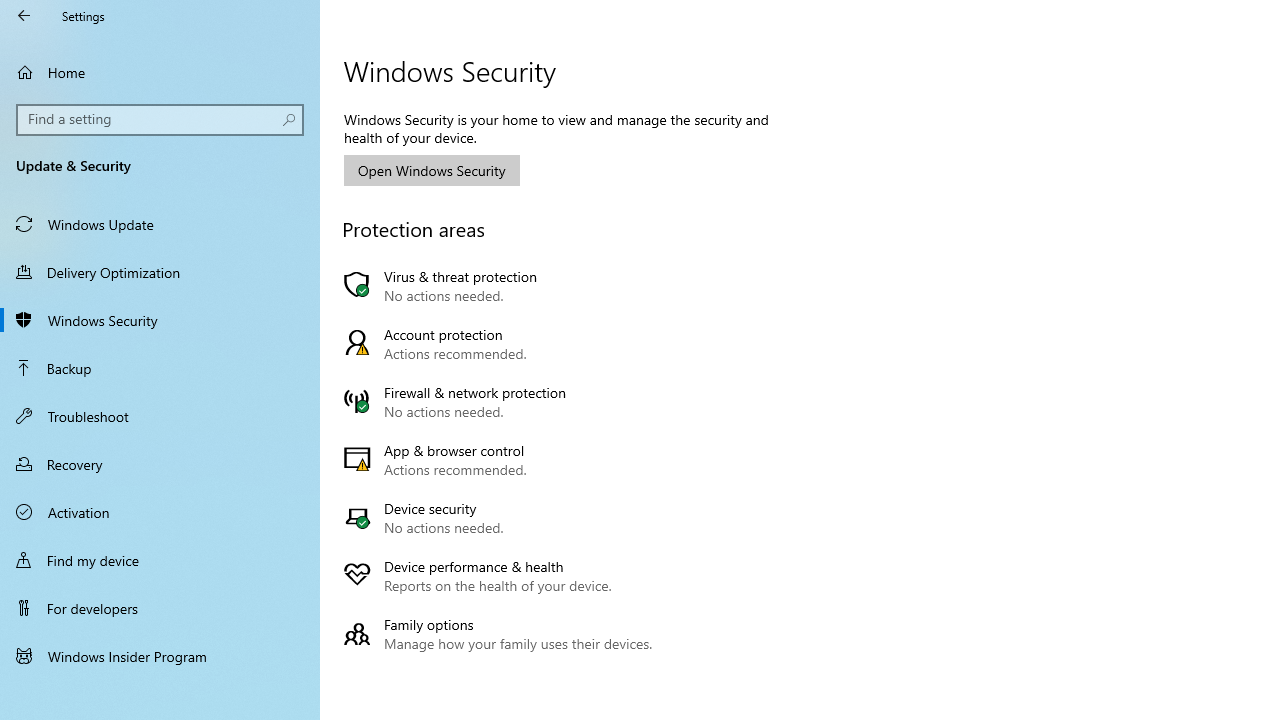  Describe the element at coordinates (160, 655) in the screenshot. I see `'Windows Insider Program'` at that location.